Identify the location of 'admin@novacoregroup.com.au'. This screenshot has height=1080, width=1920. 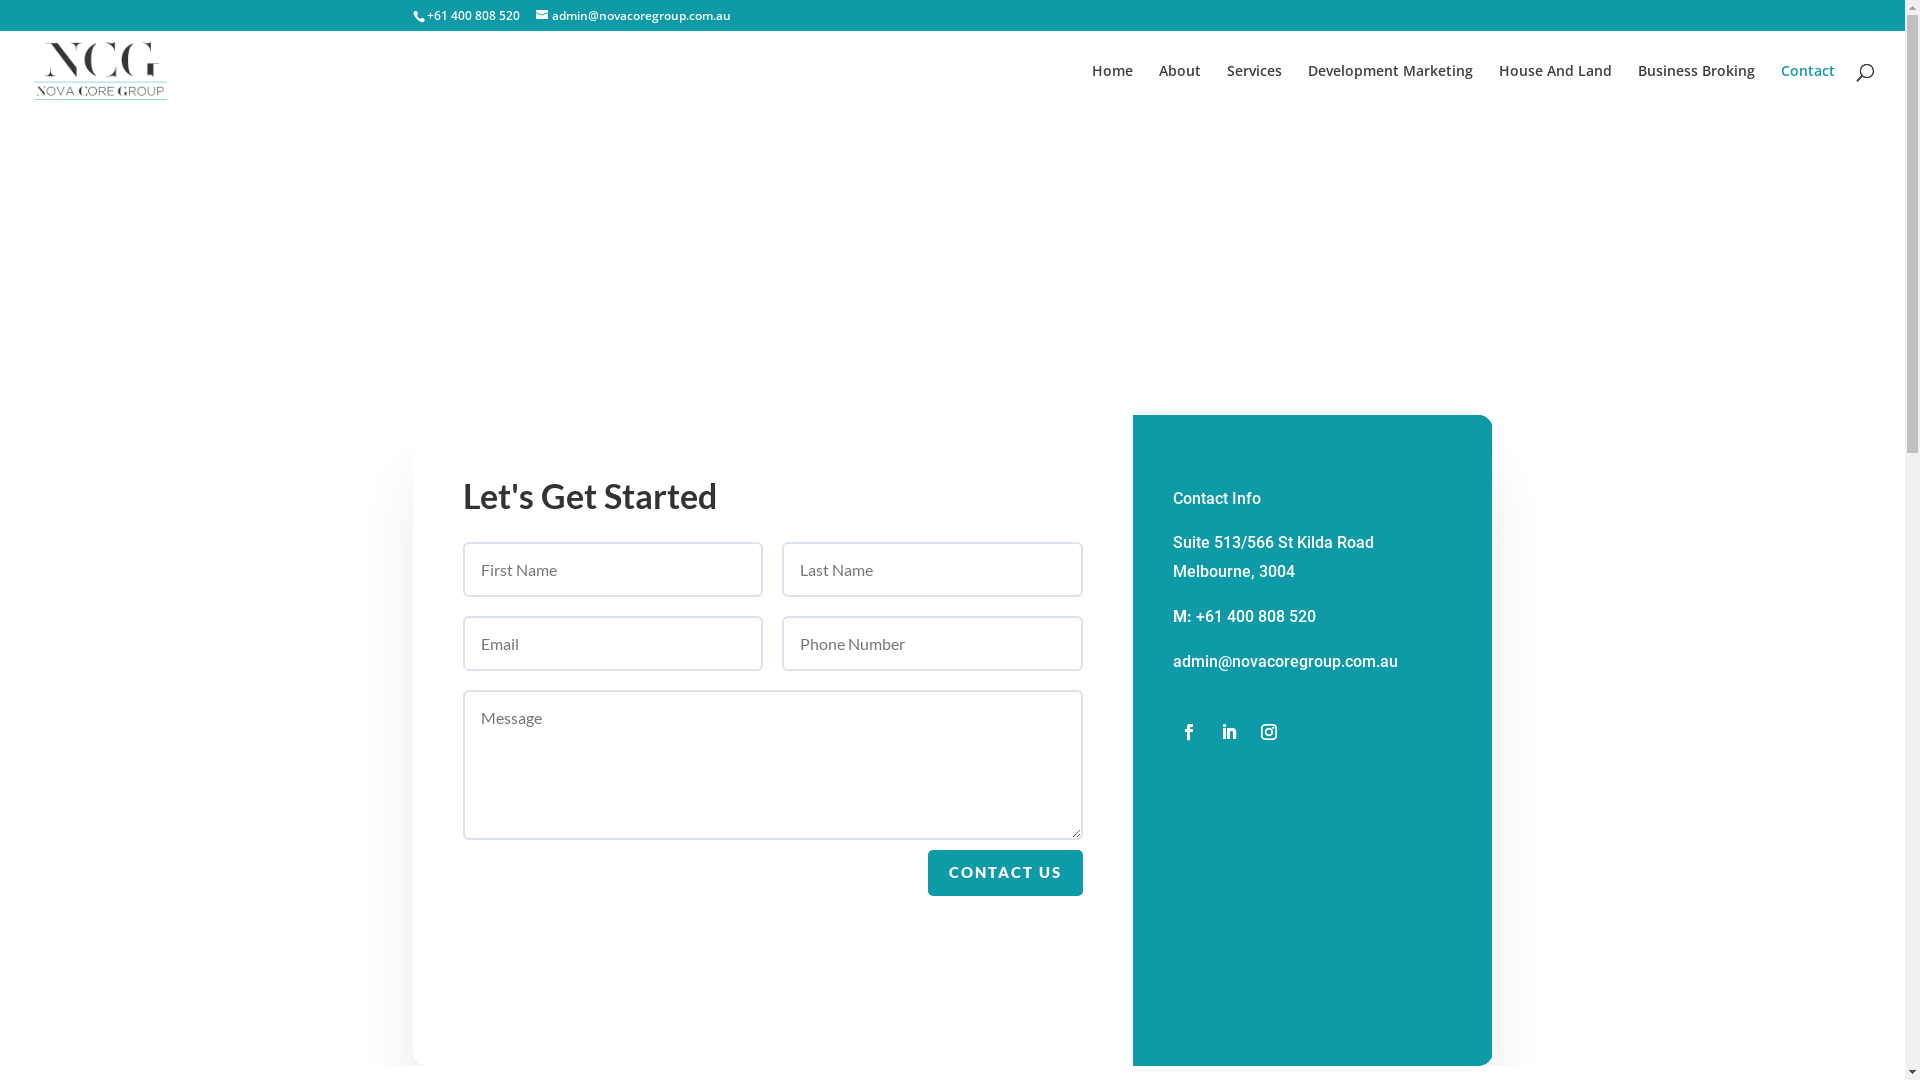
(632, 15).